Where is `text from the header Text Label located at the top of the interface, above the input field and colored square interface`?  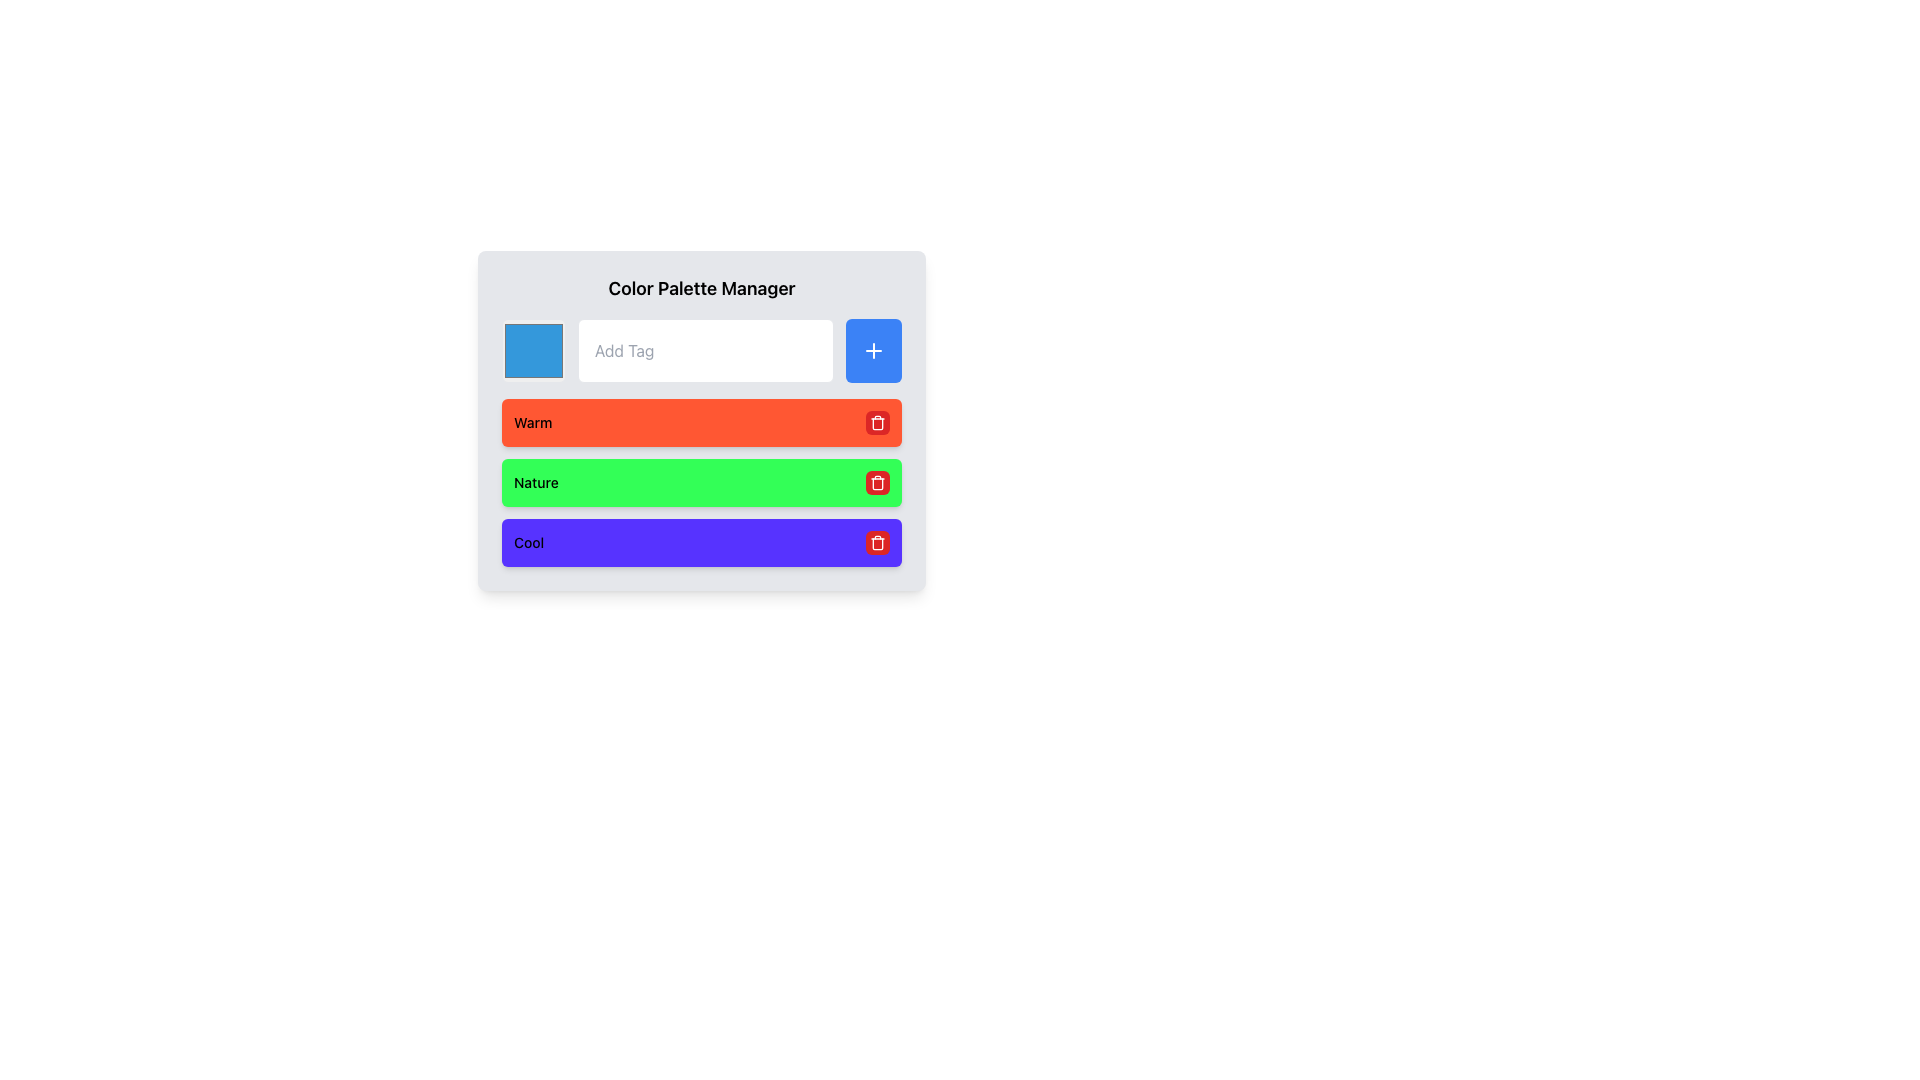 text from the header Text Label located at the top of the interface, above the input field and colored square interface is located at coordinates (701, 289).